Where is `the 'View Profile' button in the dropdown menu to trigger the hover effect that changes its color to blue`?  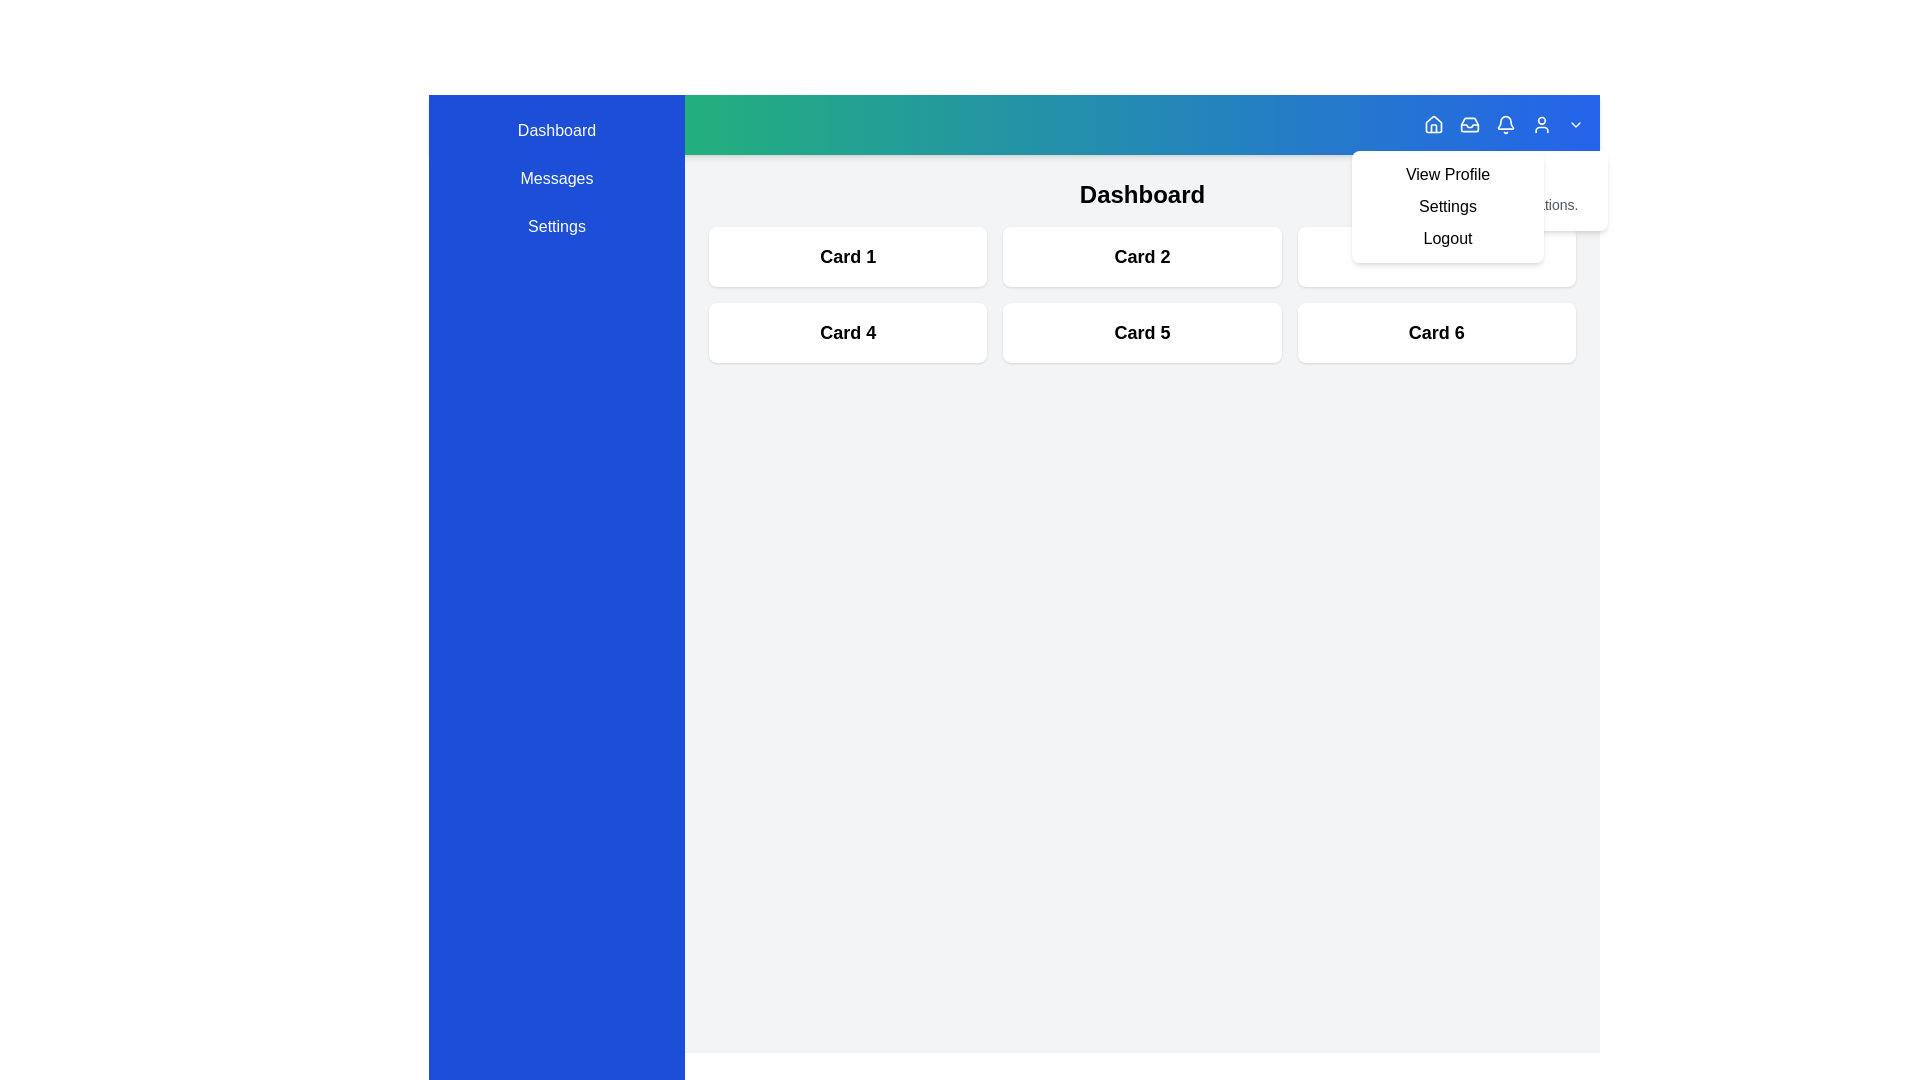
the 'View Profile' button in the dropdown menu to trigger the hover effect that changes its color to blue is located at coordinates (1448, 173).